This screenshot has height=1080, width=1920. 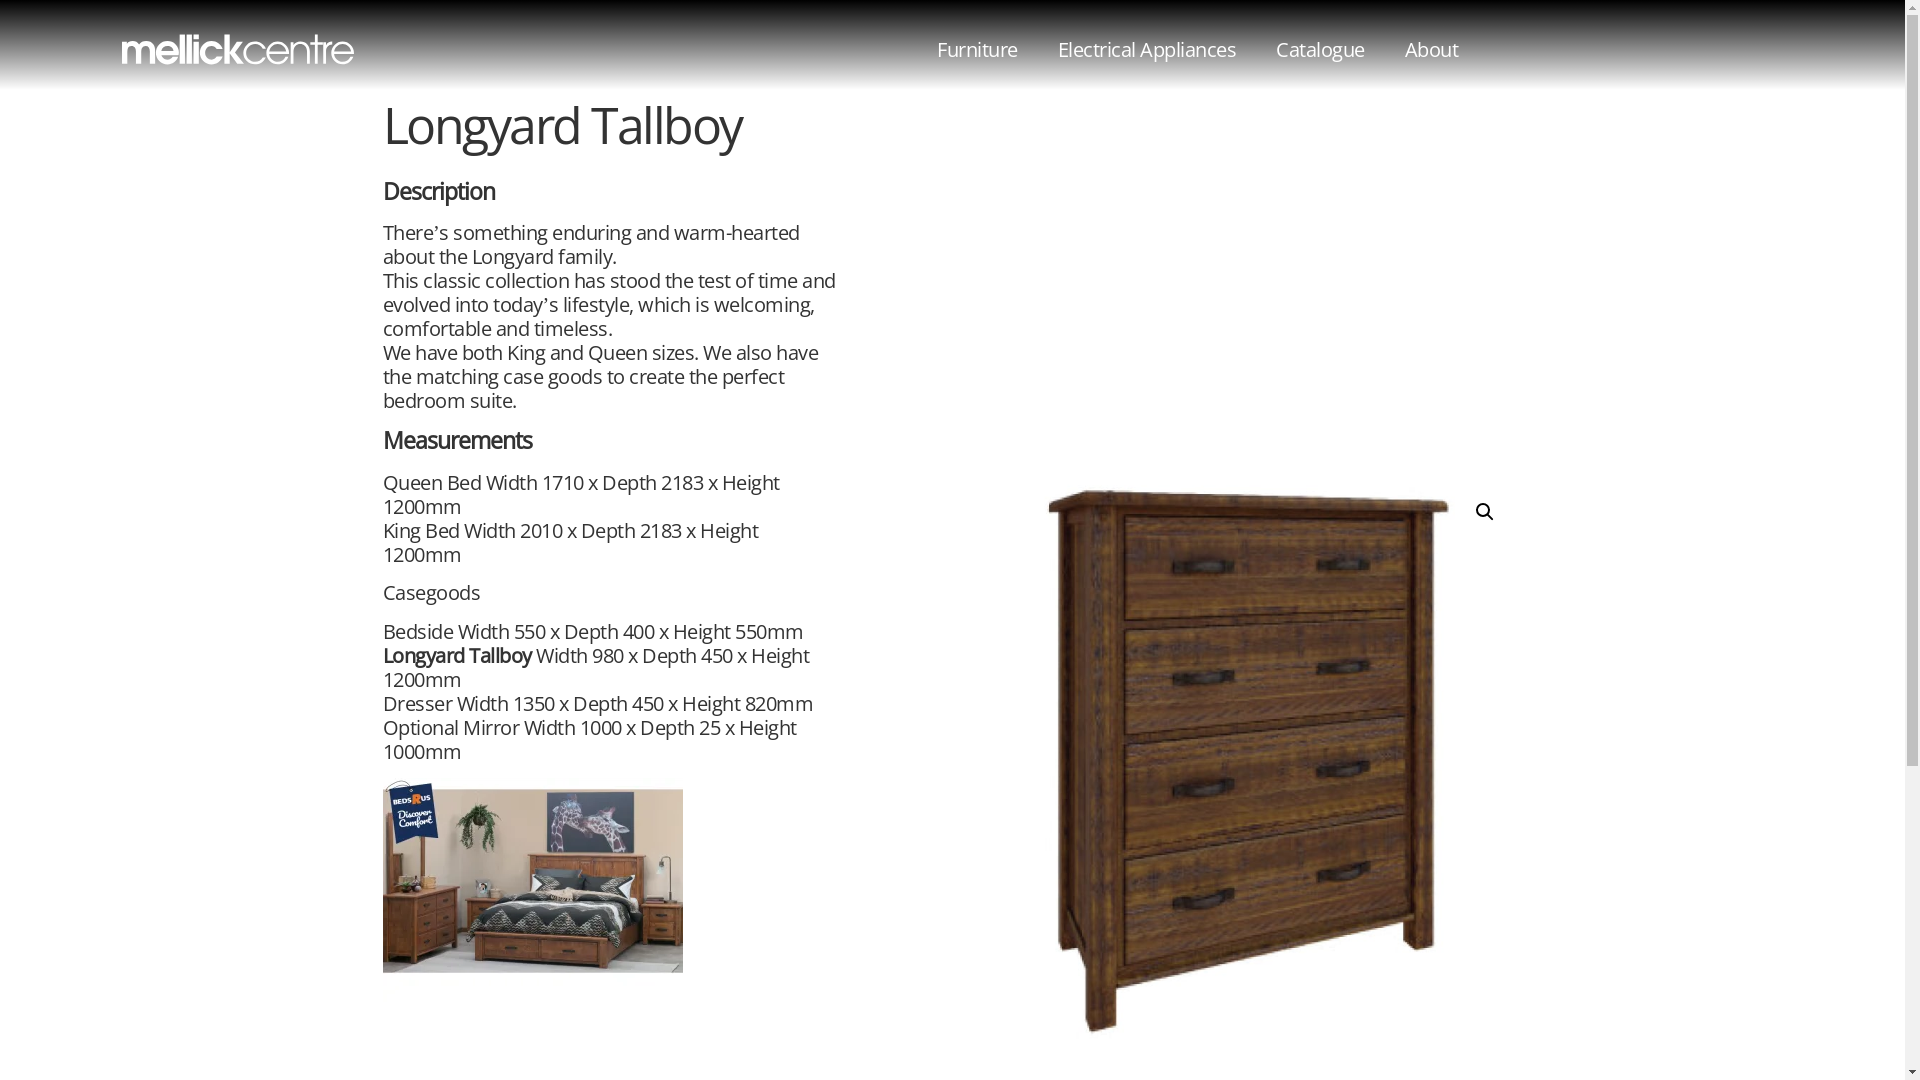 I want to click on 'Furniture', so click(x=977, y=49).